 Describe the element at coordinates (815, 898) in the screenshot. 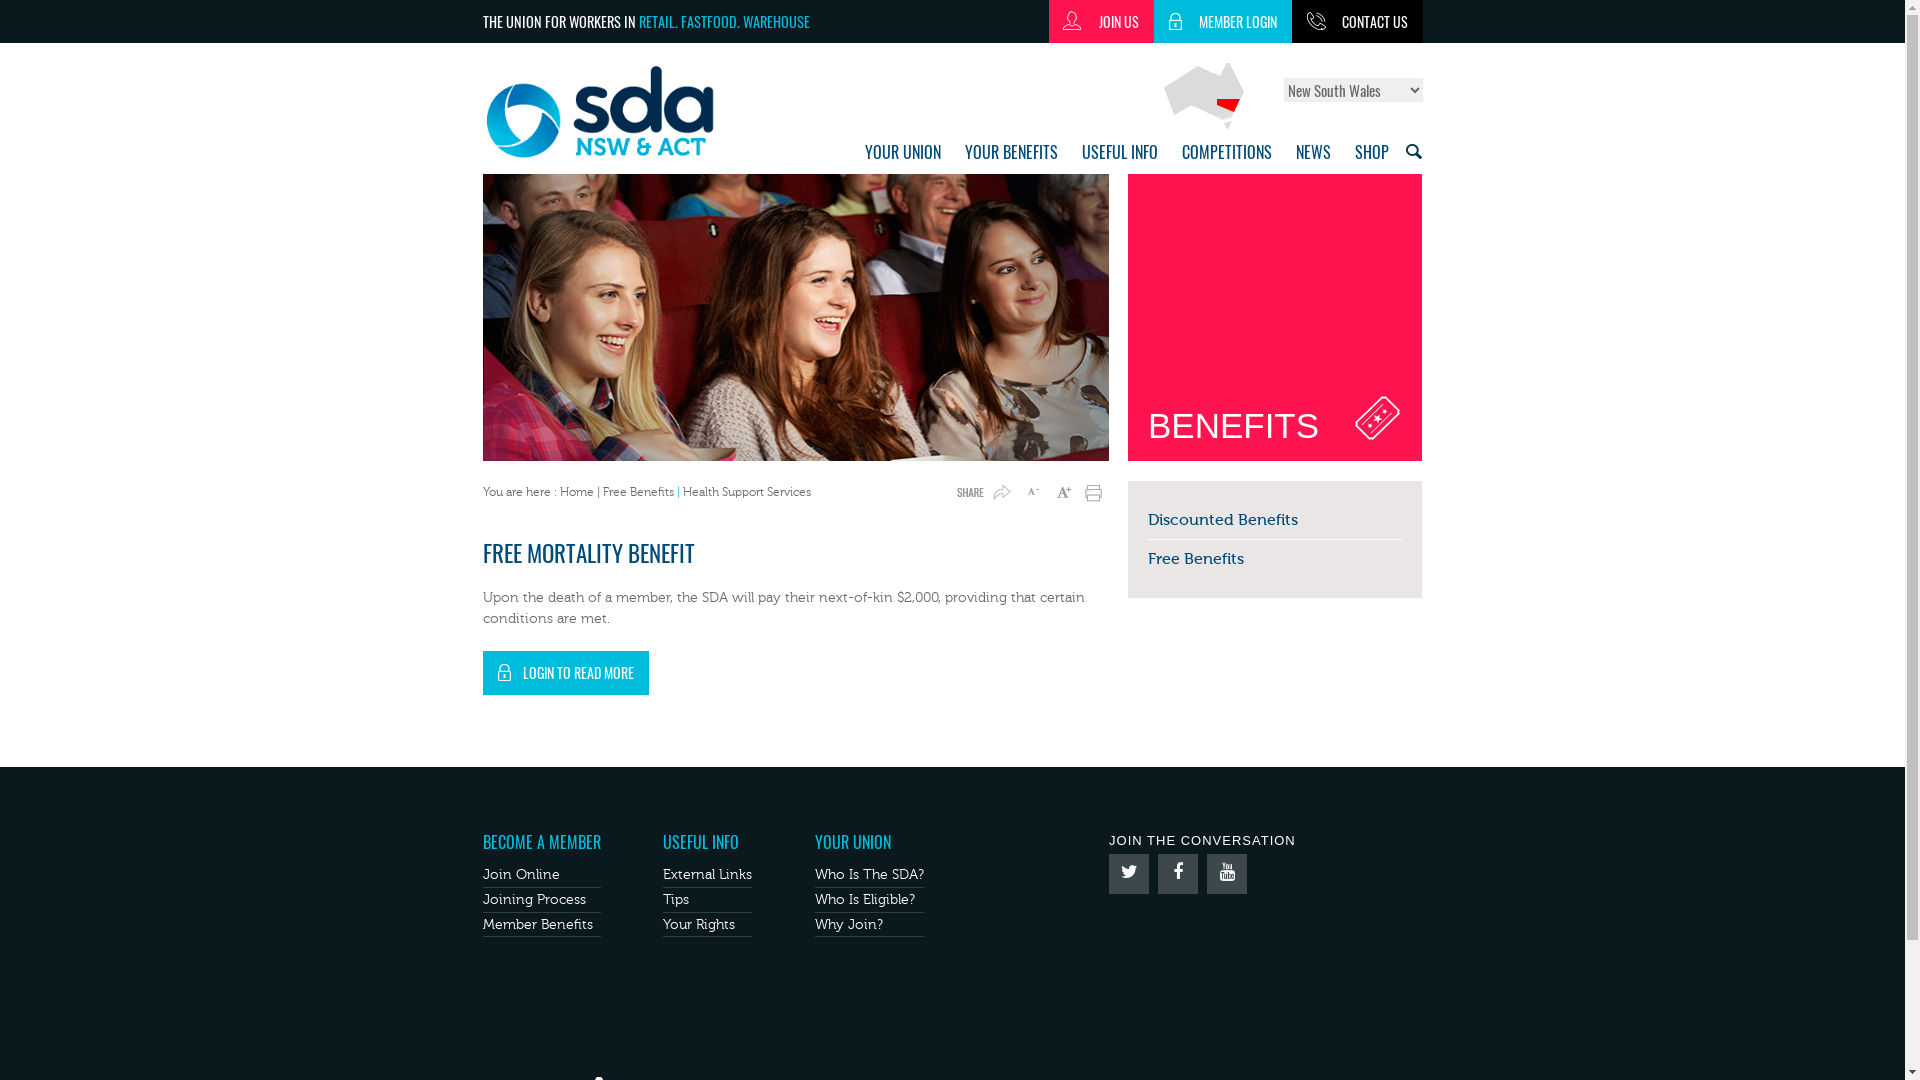

I see `'Who Is Eligible?'` at that location.